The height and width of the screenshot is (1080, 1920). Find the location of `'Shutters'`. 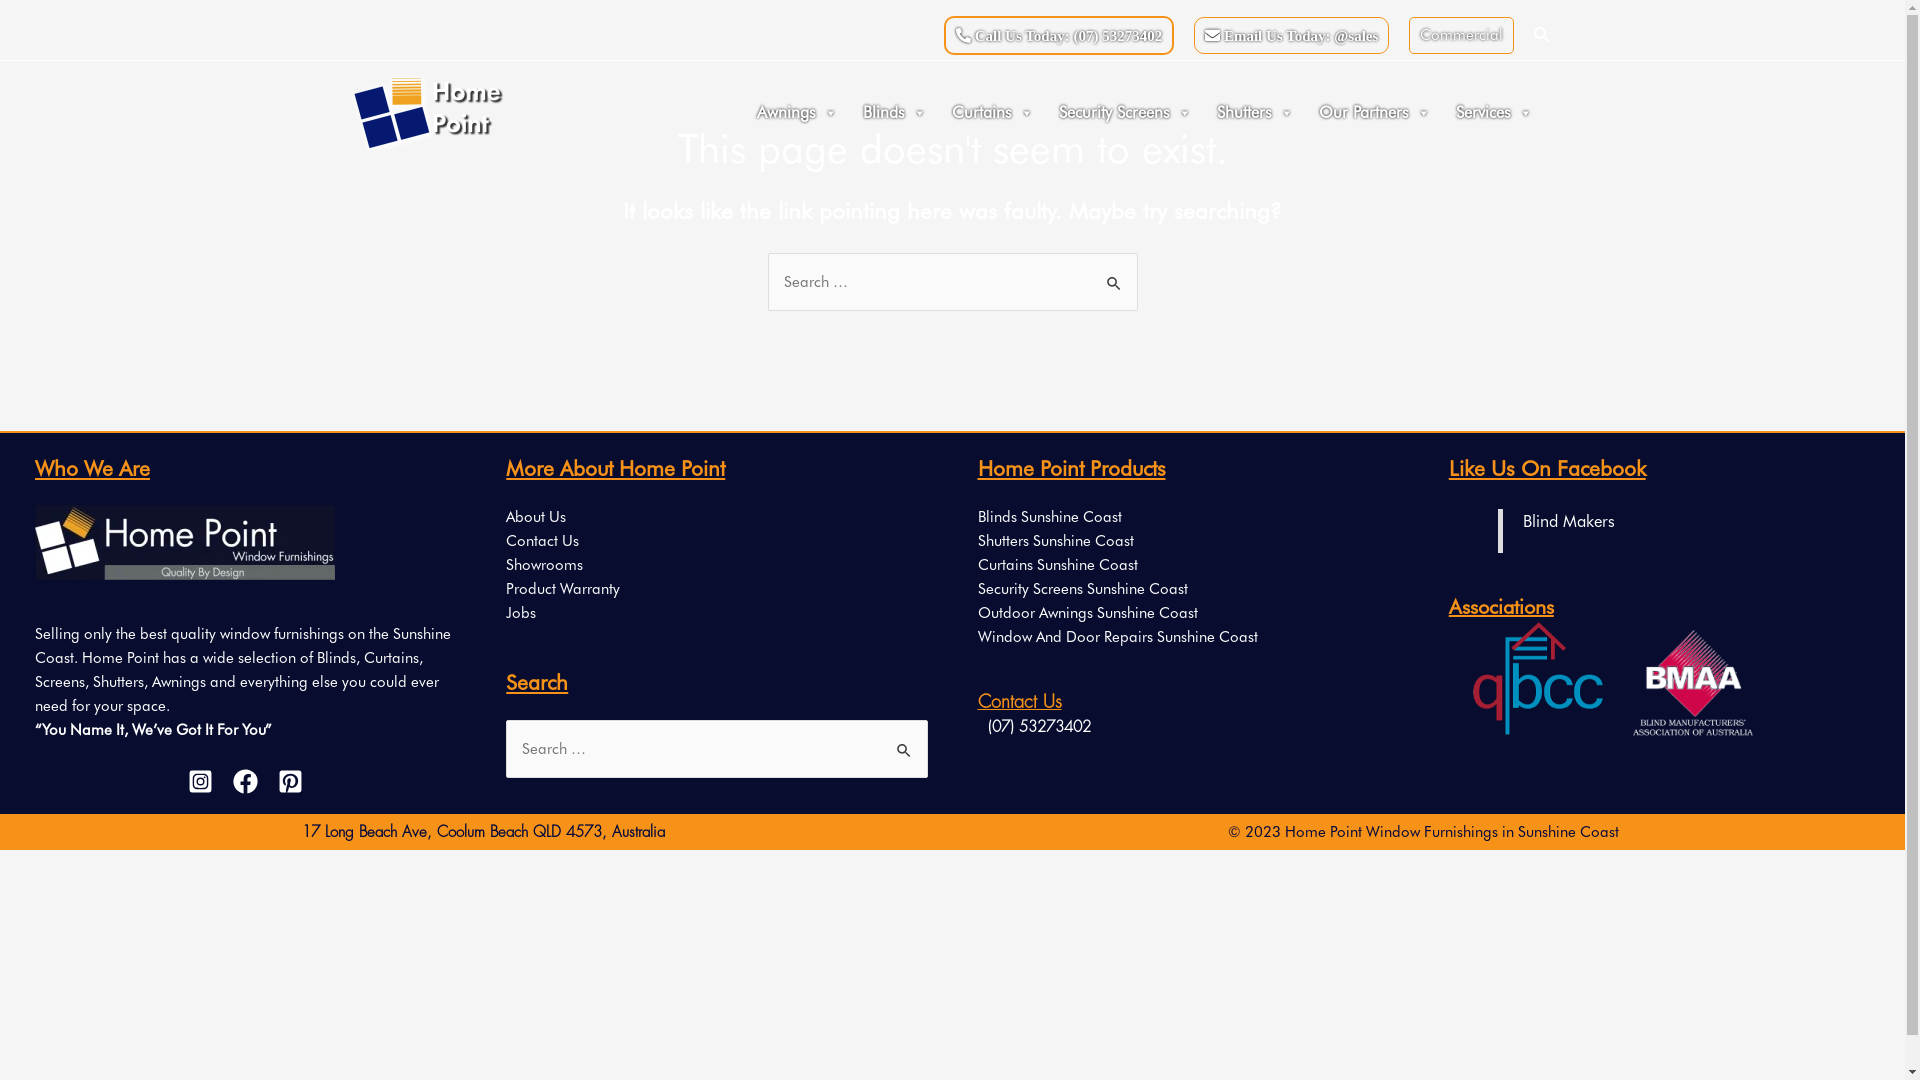

'Shutters' is located at coordinates (1256, 112).